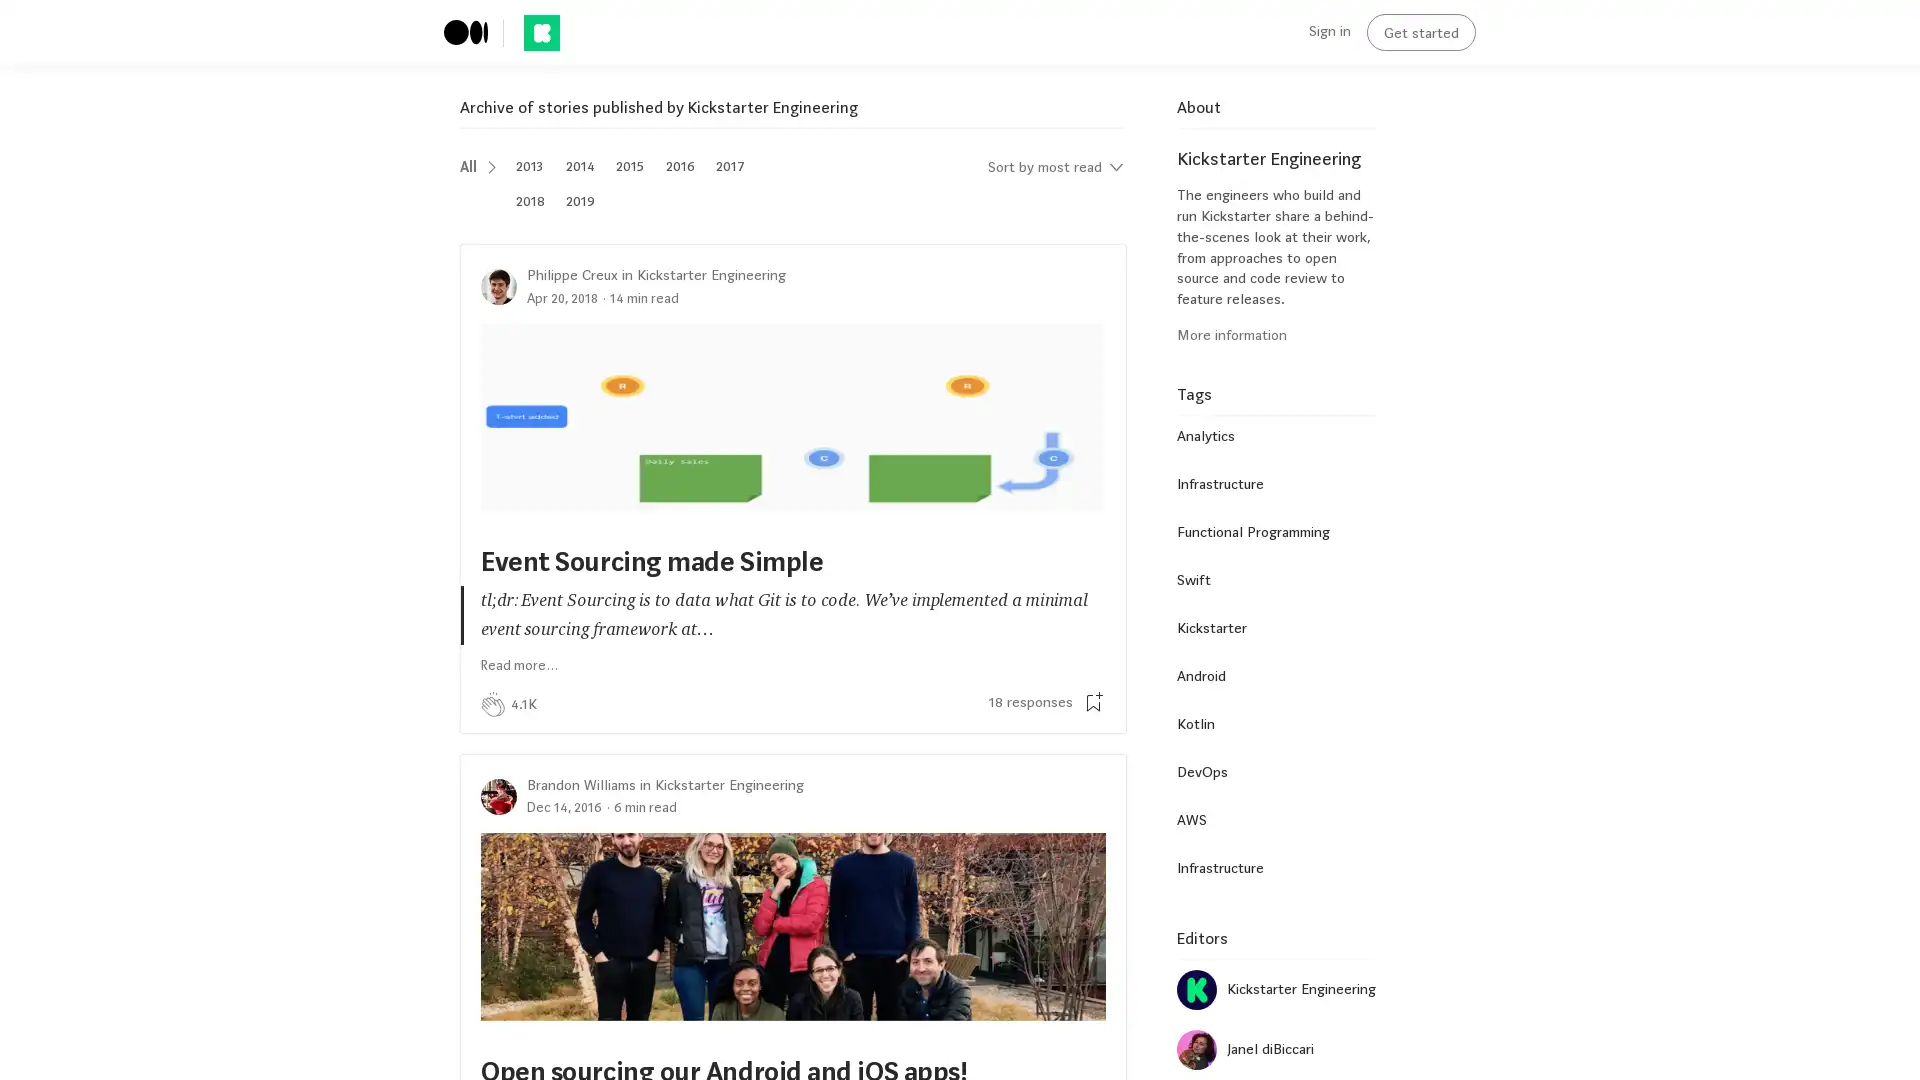  Describe the element at coordinates (523, 704) in the screenshot. I see `4.1K` at that location.